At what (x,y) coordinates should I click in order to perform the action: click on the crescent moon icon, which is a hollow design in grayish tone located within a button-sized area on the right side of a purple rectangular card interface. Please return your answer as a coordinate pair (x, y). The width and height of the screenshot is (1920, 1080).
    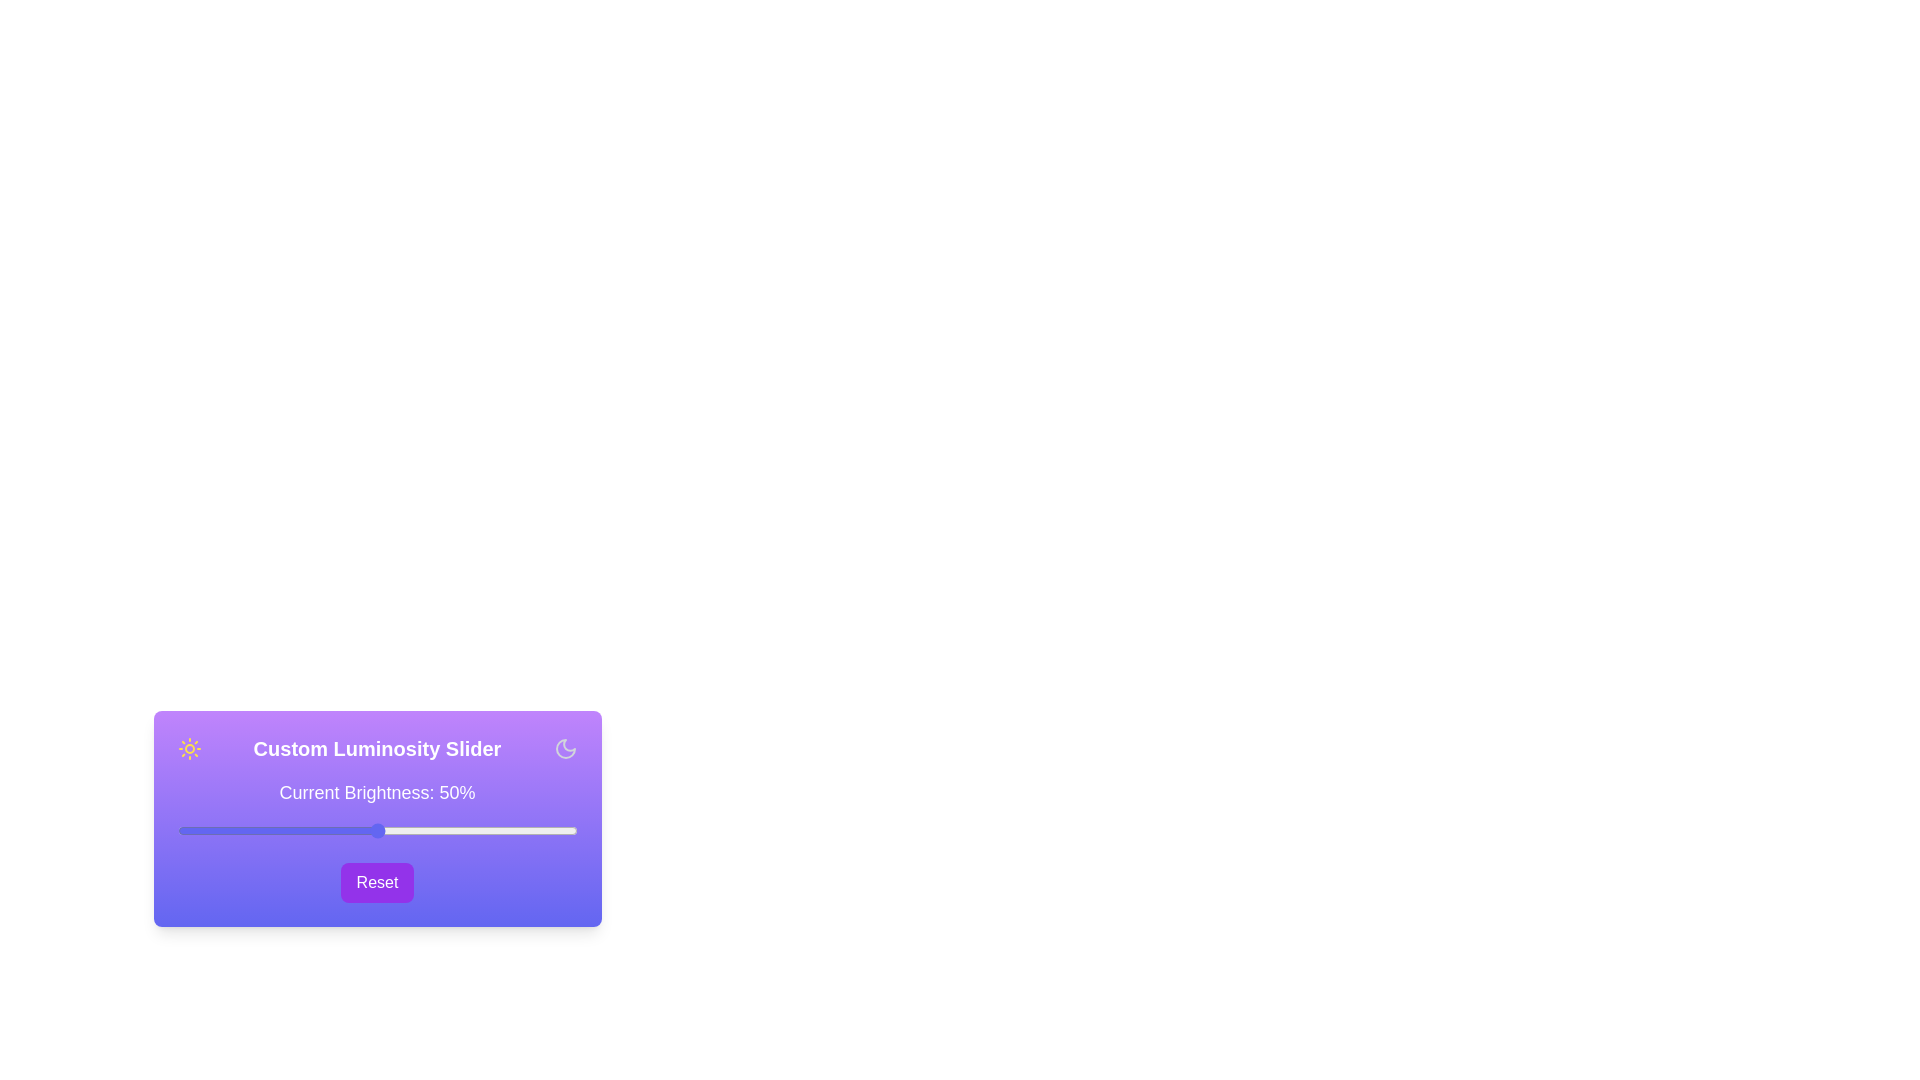
    Looking at the image, I should click on (564, 748).